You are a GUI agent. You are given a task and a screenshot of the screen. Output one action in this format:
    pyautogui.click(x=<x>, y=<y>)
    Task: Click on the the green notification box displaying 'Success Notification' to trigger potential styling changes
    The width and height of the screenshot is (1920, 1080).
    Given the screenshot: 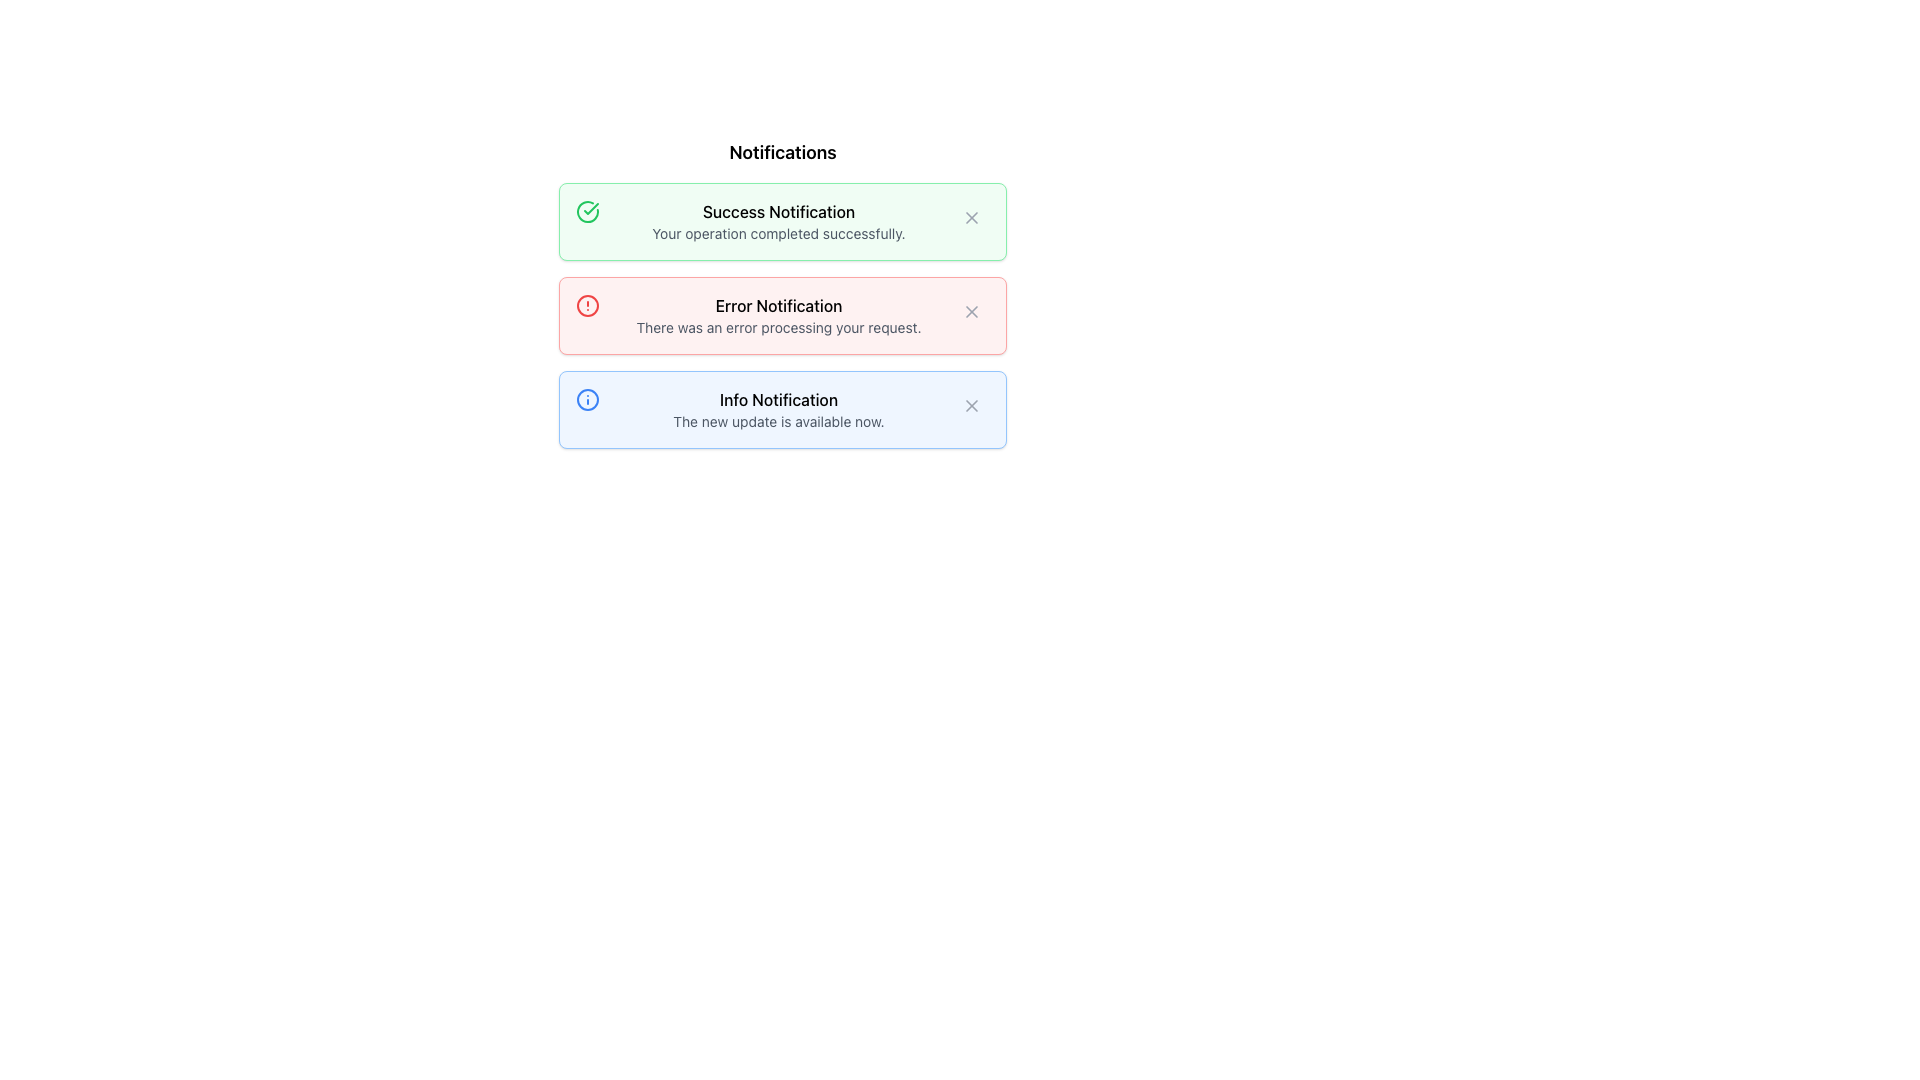 What is the action you would take?
    pyautogui.click(x=781, y=222)
    